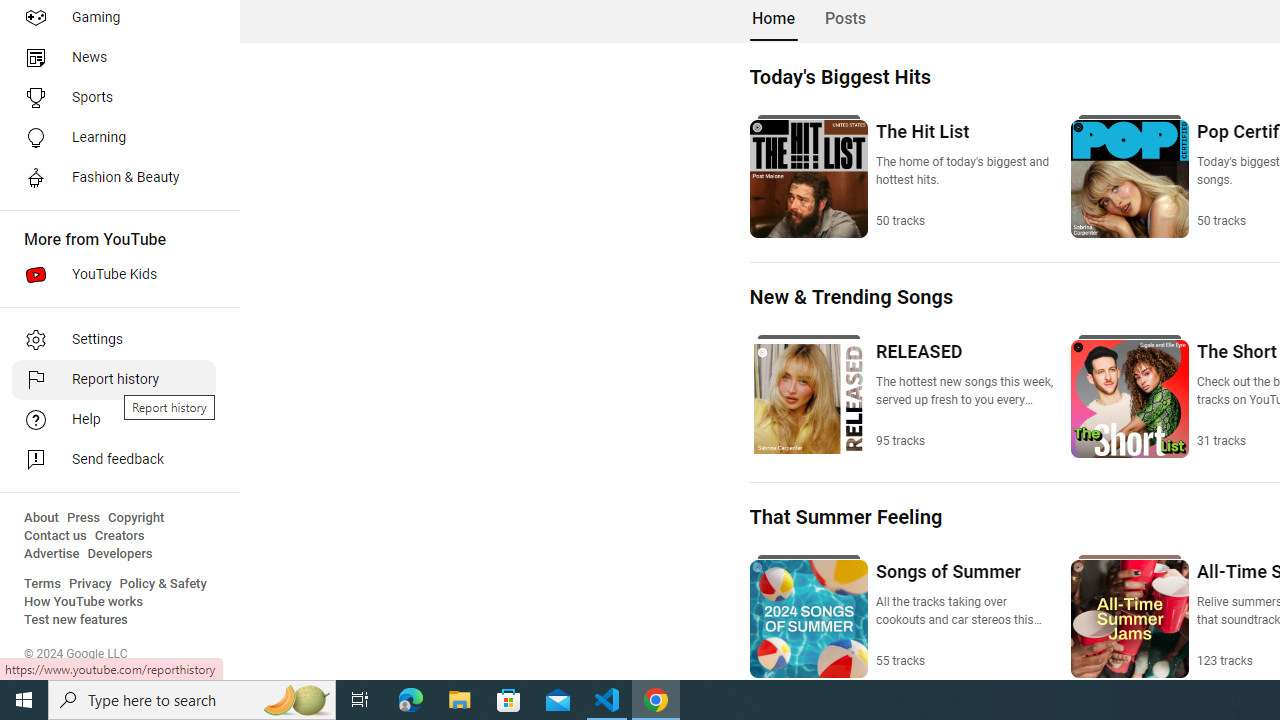  Describe the element at coordinates (51, 554) in the screenshot. I see `'Advertise'` at that location.